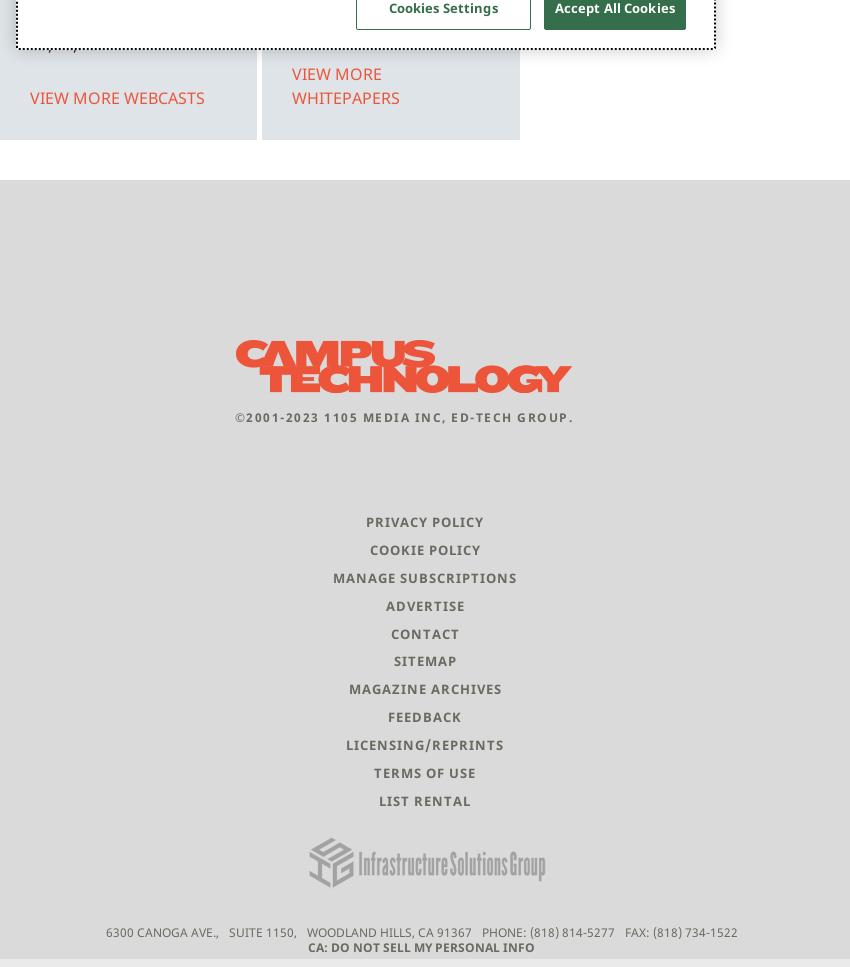  What do you see at coordinates (389, 632) in the screenshot?
I see `'Contact'` at bounding box center [389, 632].